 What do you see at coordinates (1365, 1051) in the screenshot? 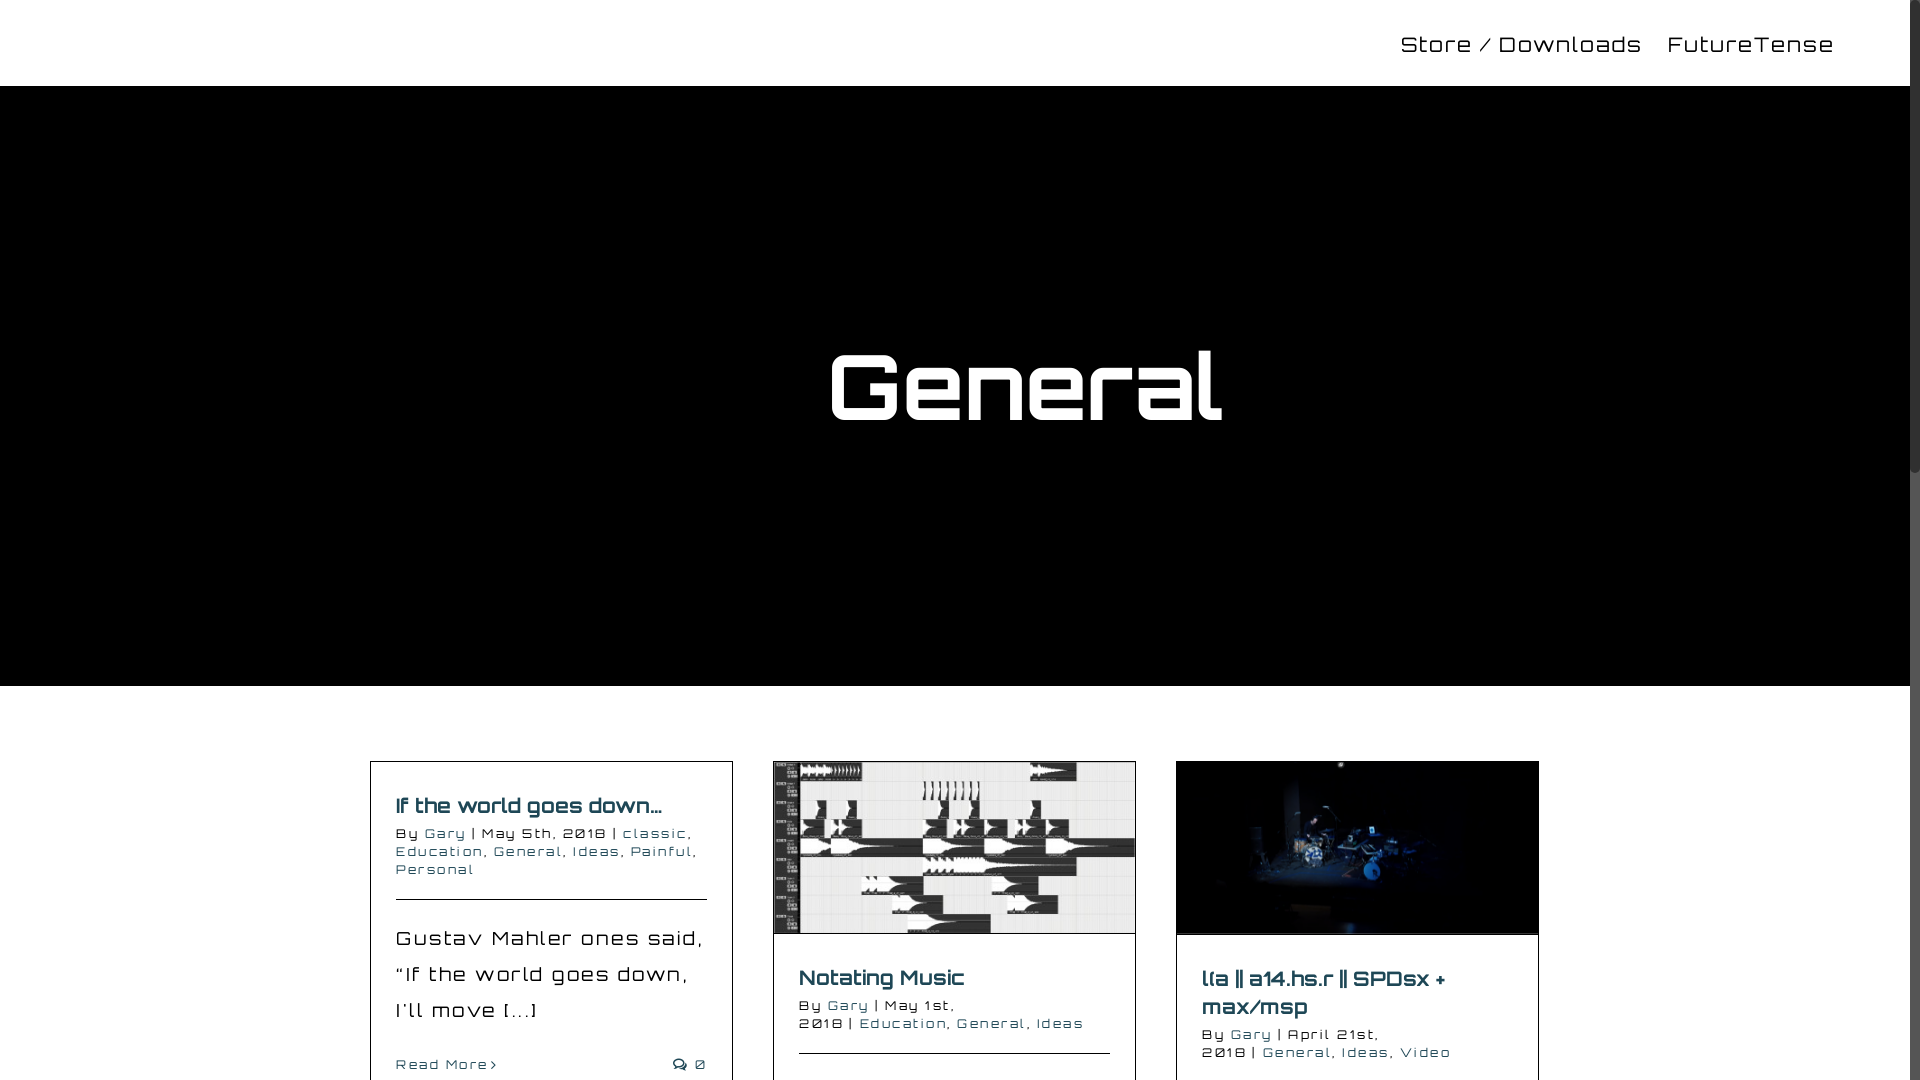
I see `'Ideas'` at bounding box center [1365, 1051].